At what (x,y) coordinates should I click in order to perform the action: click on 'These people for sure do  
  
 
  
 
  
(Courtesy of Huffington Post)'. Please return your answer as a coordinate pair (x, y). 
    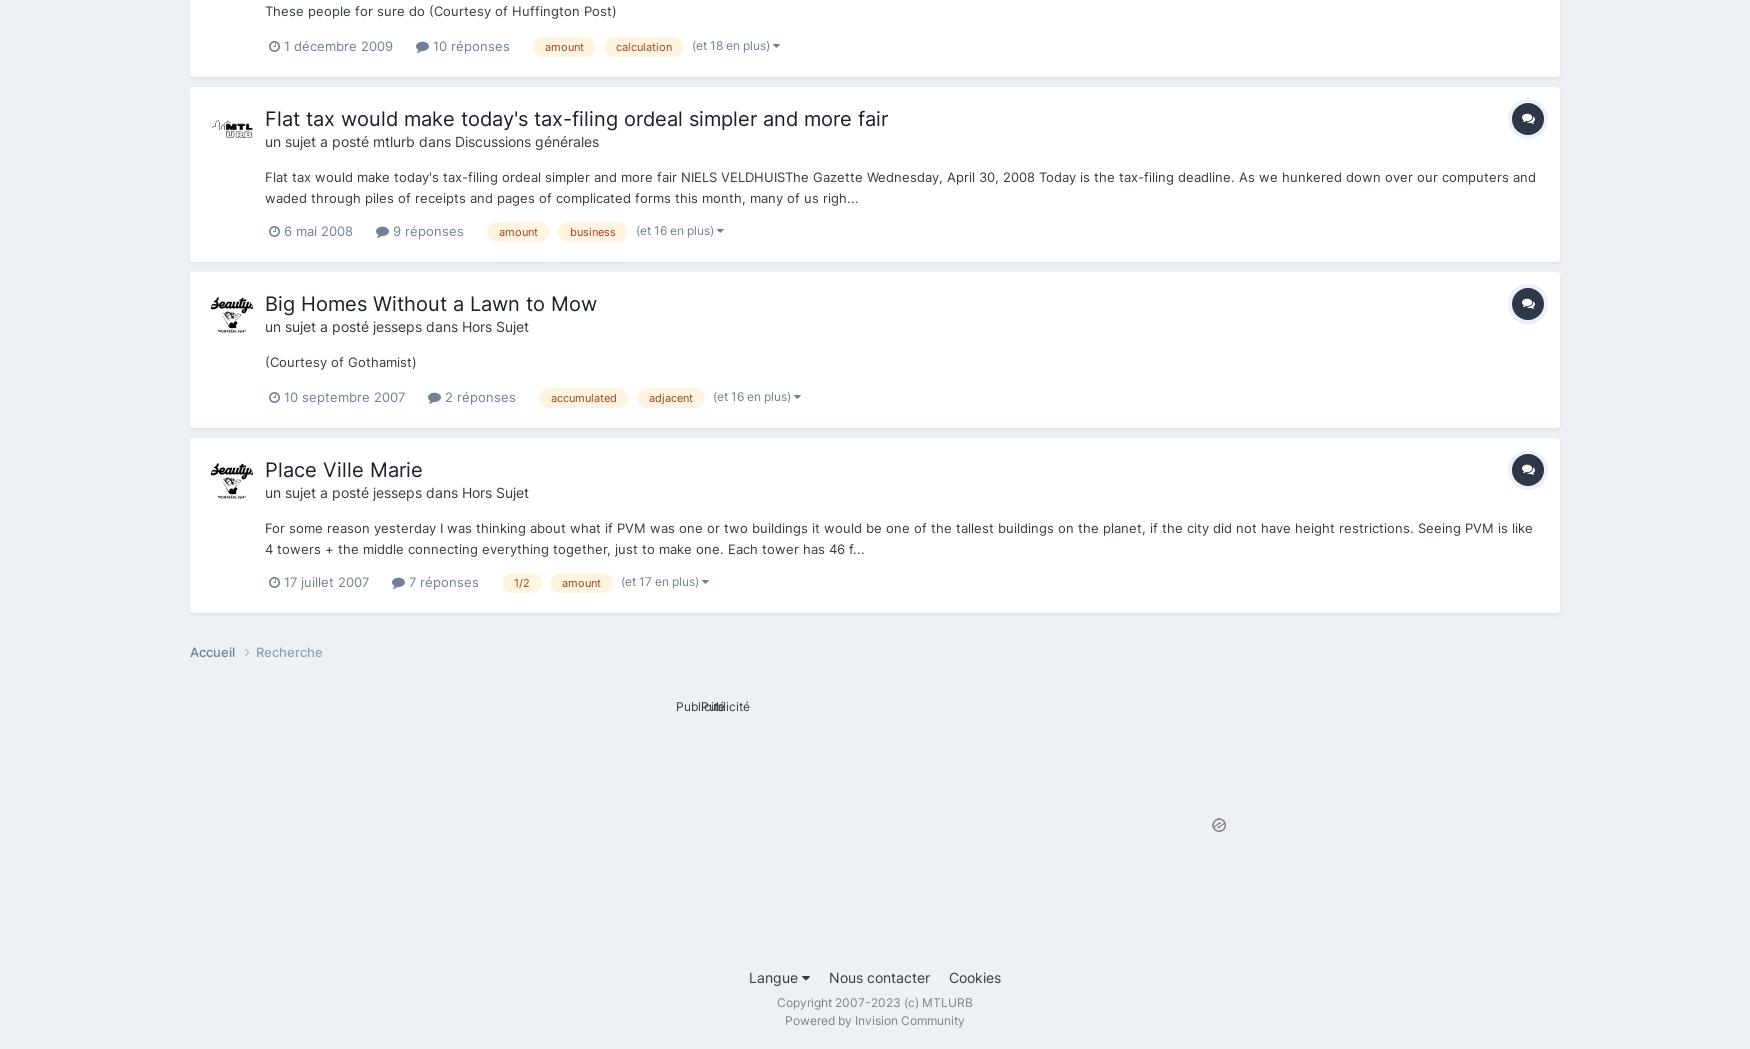
    Looking at the image, I should click on (441, 8).